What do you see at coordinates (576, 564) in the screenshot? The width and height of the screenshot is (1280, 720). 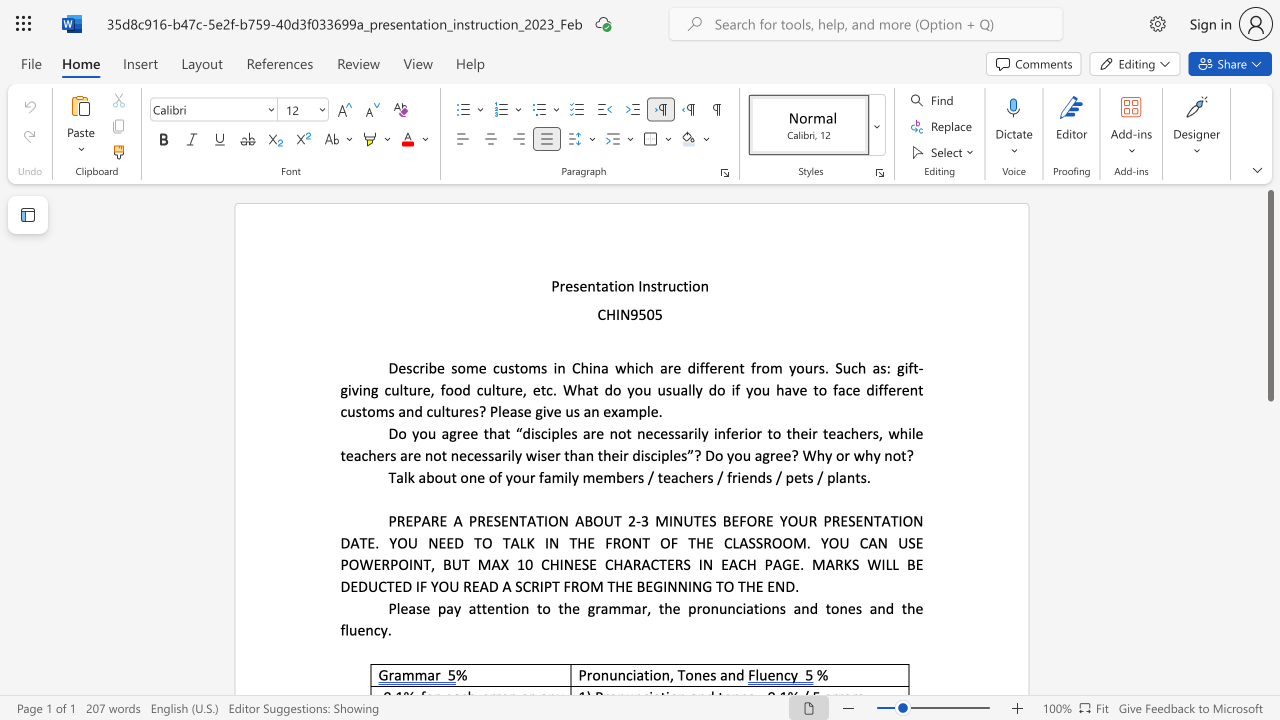 I see `the 13th character "E" in the text` at bounding box center [576, 564].